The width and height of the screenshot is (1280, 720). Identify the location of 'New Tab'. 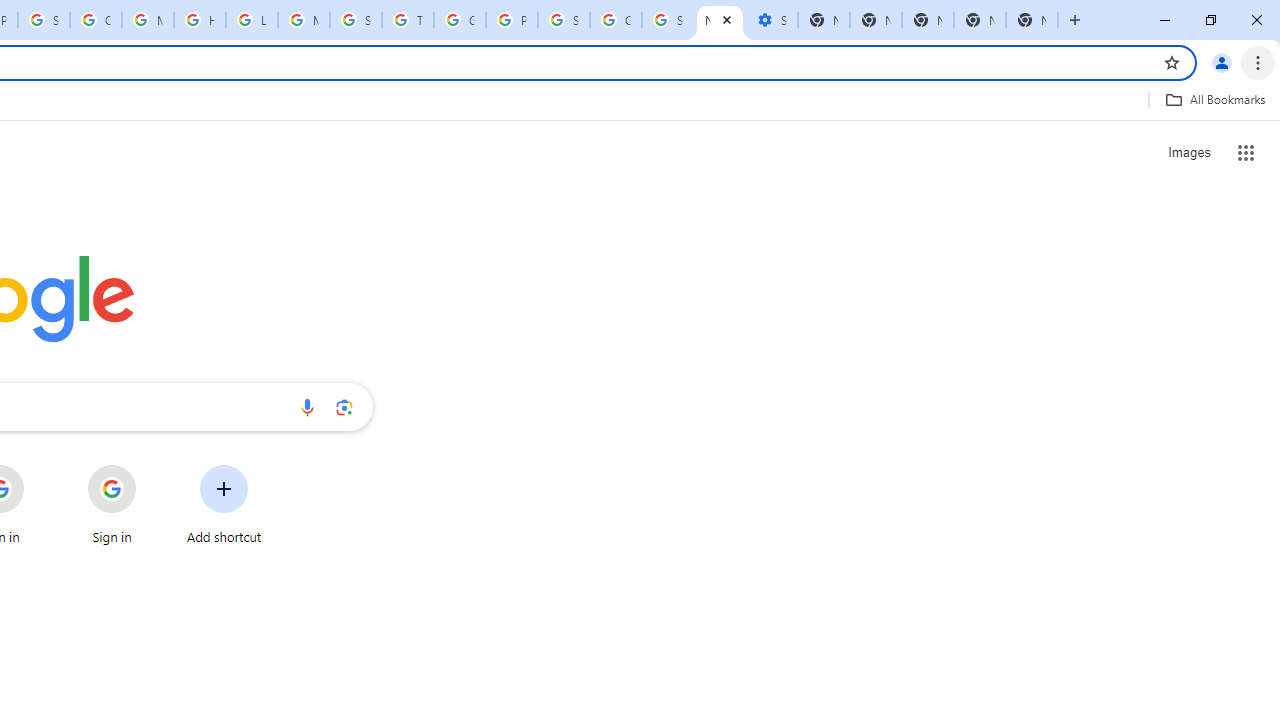
(1032, 20).